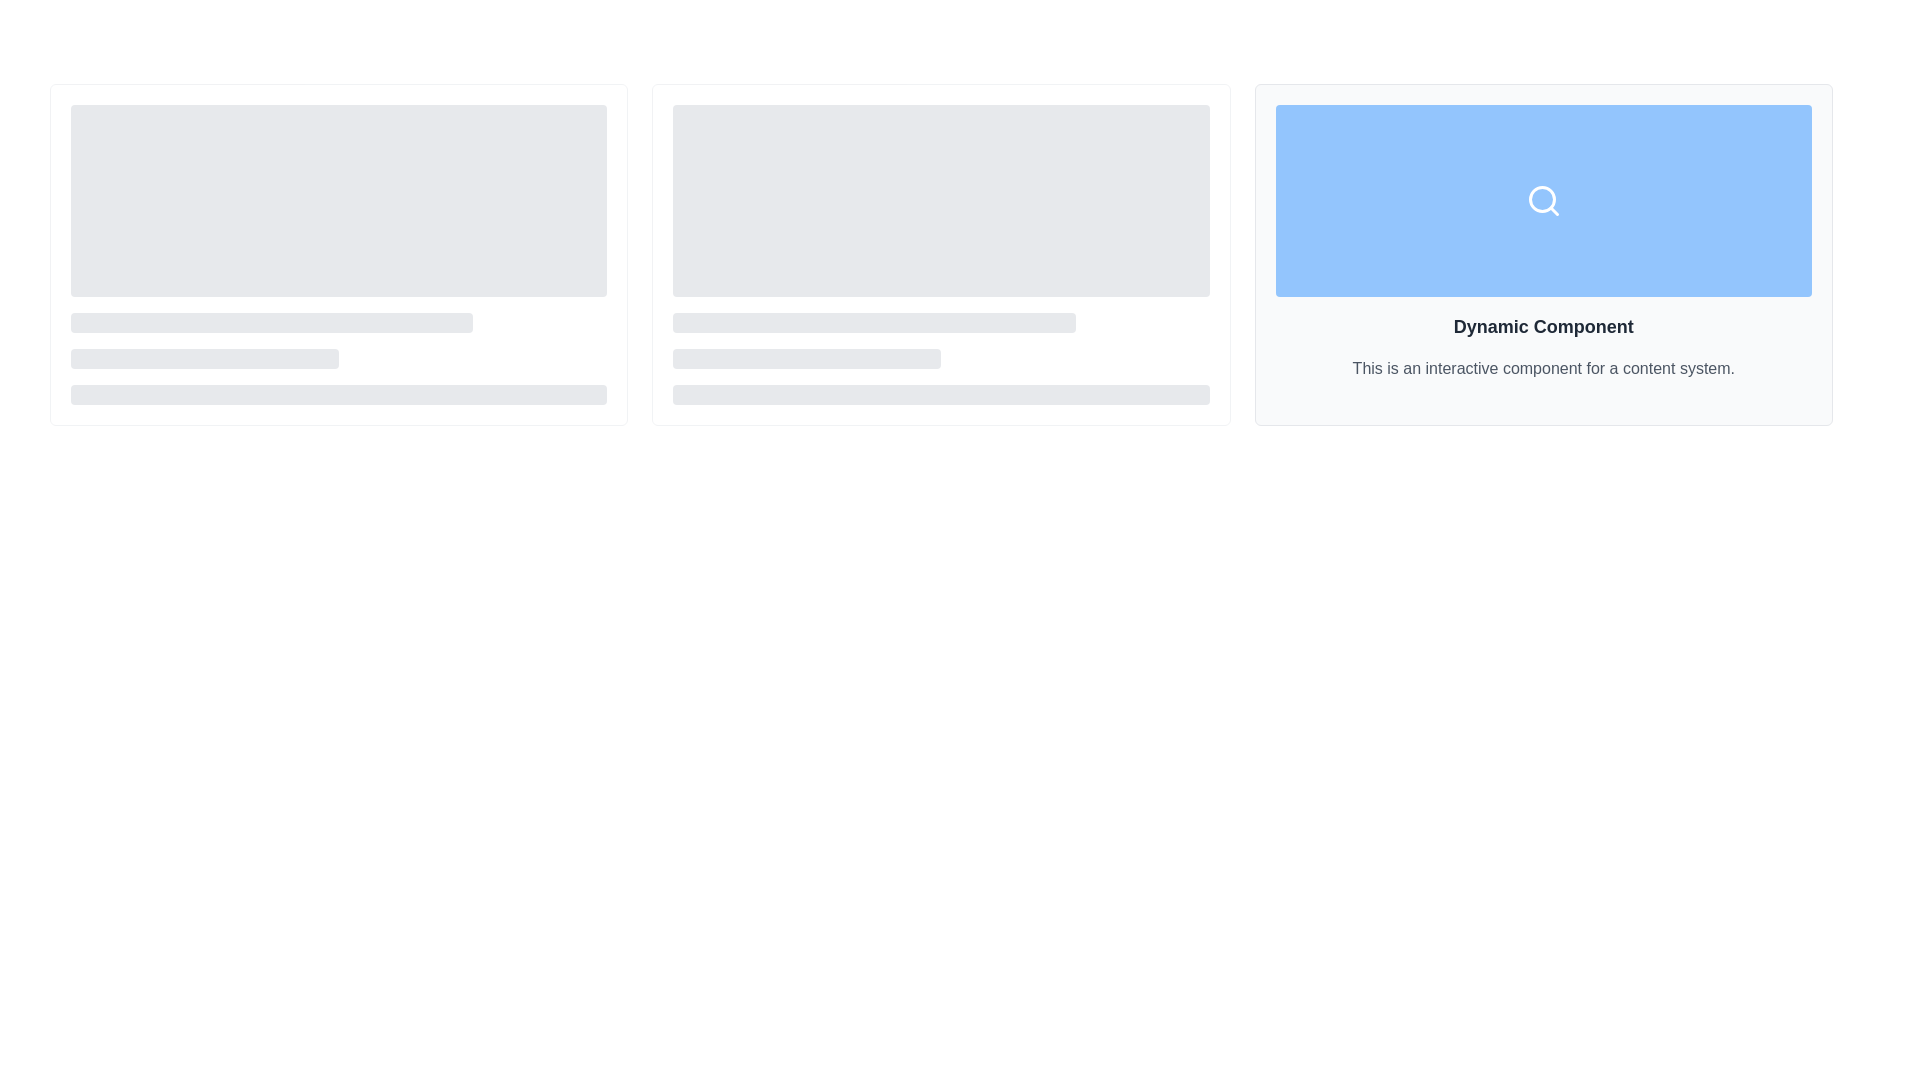  Describe the element at coordinates (1542, 253) in the screenshot. I see `the informational card displaying a title and description, located in the top-right corner of a three-column grid layout` at that location.